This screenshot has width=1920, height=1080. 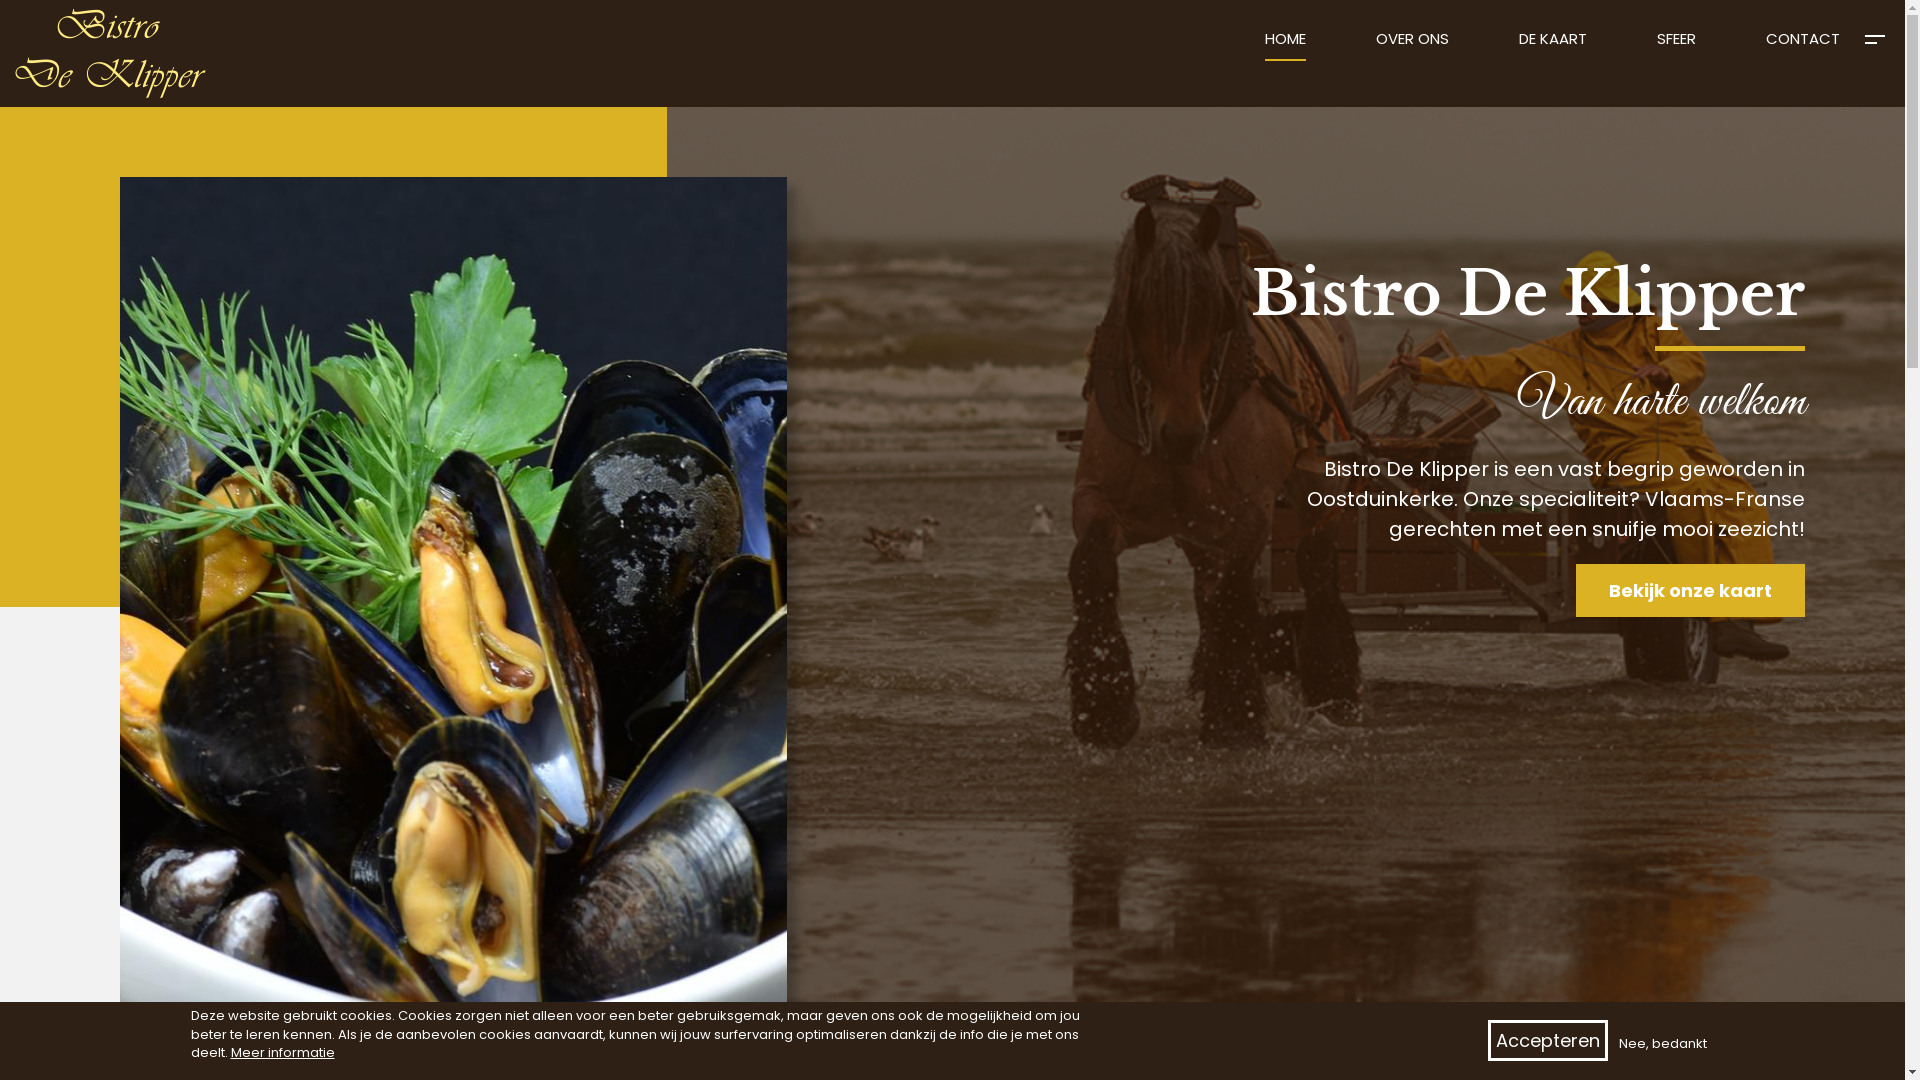 I want to click on 'Bistro De Klipper - Oostduinkerke', so click(x=0, y=0).